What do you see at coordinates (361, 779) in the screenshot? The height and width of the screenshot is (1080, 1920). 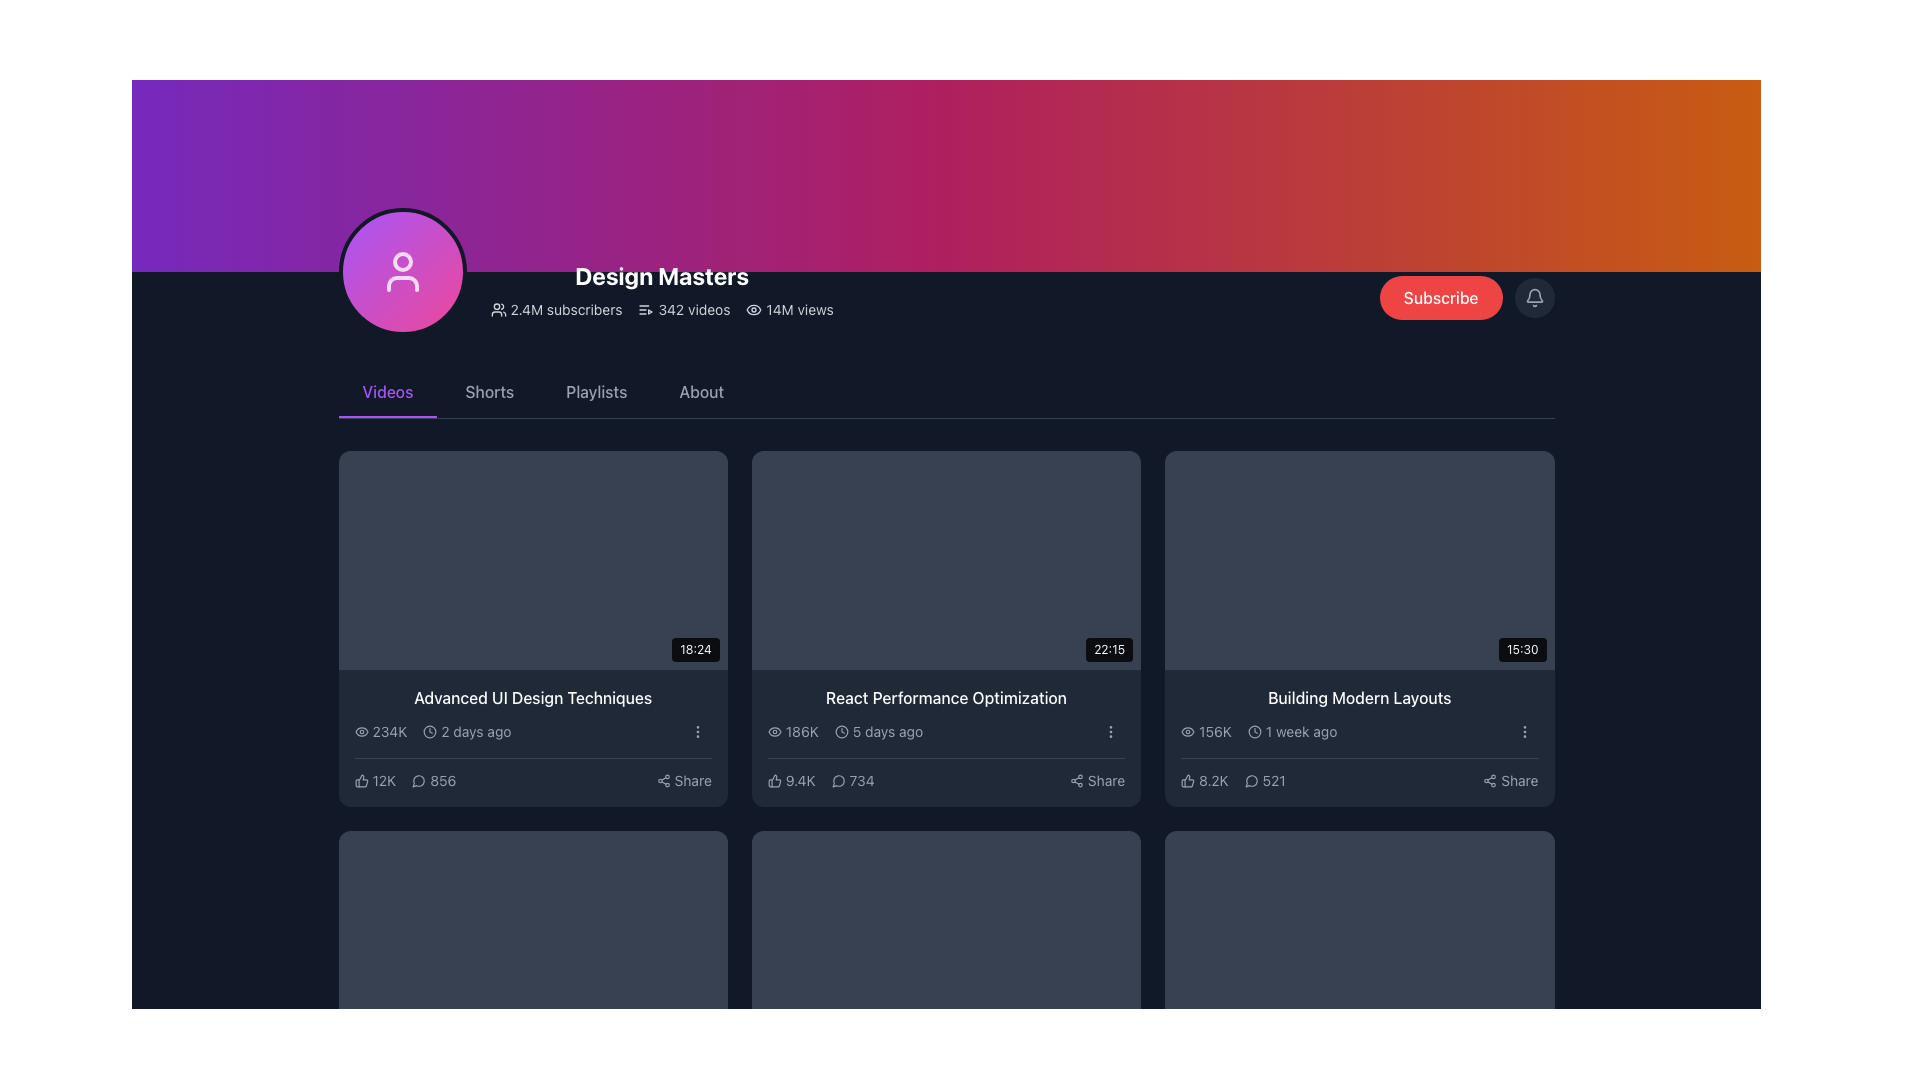 I see `the thumbs-up icon located at the lower section of the card for the video titled 'Advanced UI Design Techniques' to like the video` at bounding box center [361, 779].